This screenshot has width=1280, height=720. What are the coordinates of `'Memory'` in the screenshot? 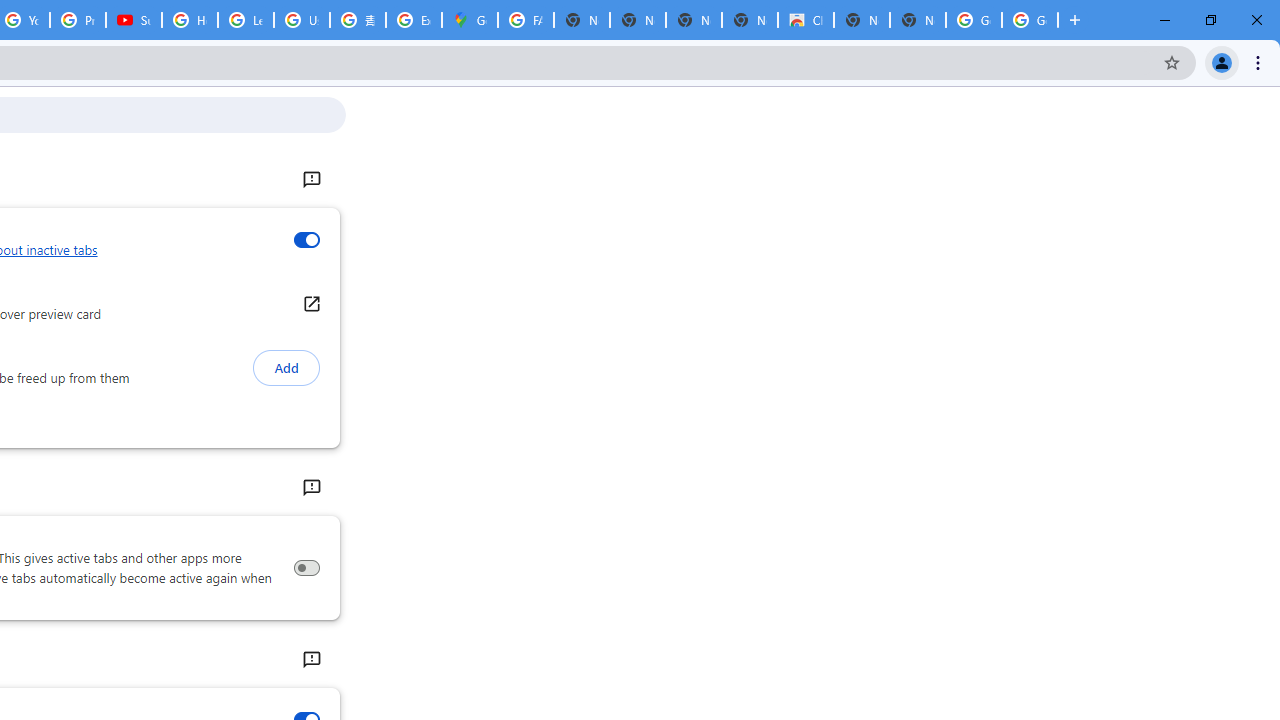 It's located at (310, 488).